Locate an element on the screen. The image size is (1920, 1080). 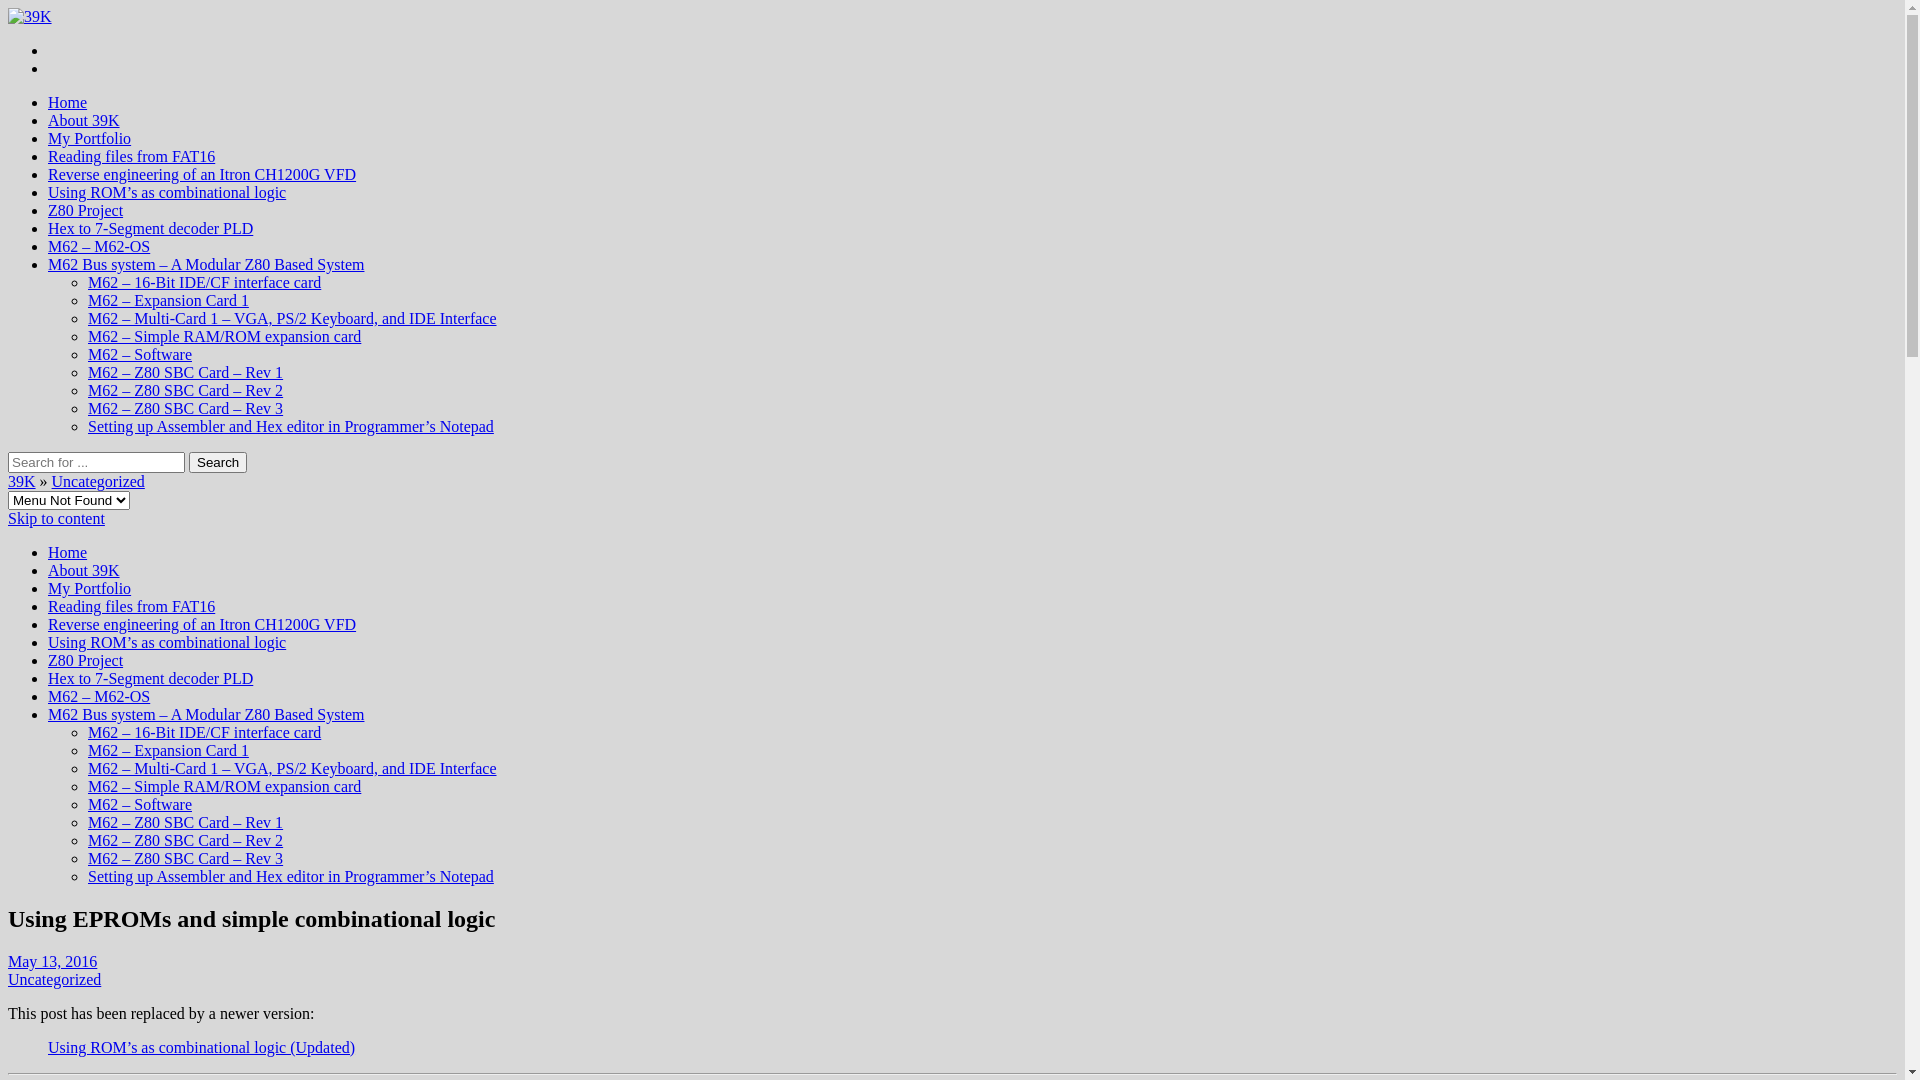
'May 13, 2016' is located at coordinates (52, 960).